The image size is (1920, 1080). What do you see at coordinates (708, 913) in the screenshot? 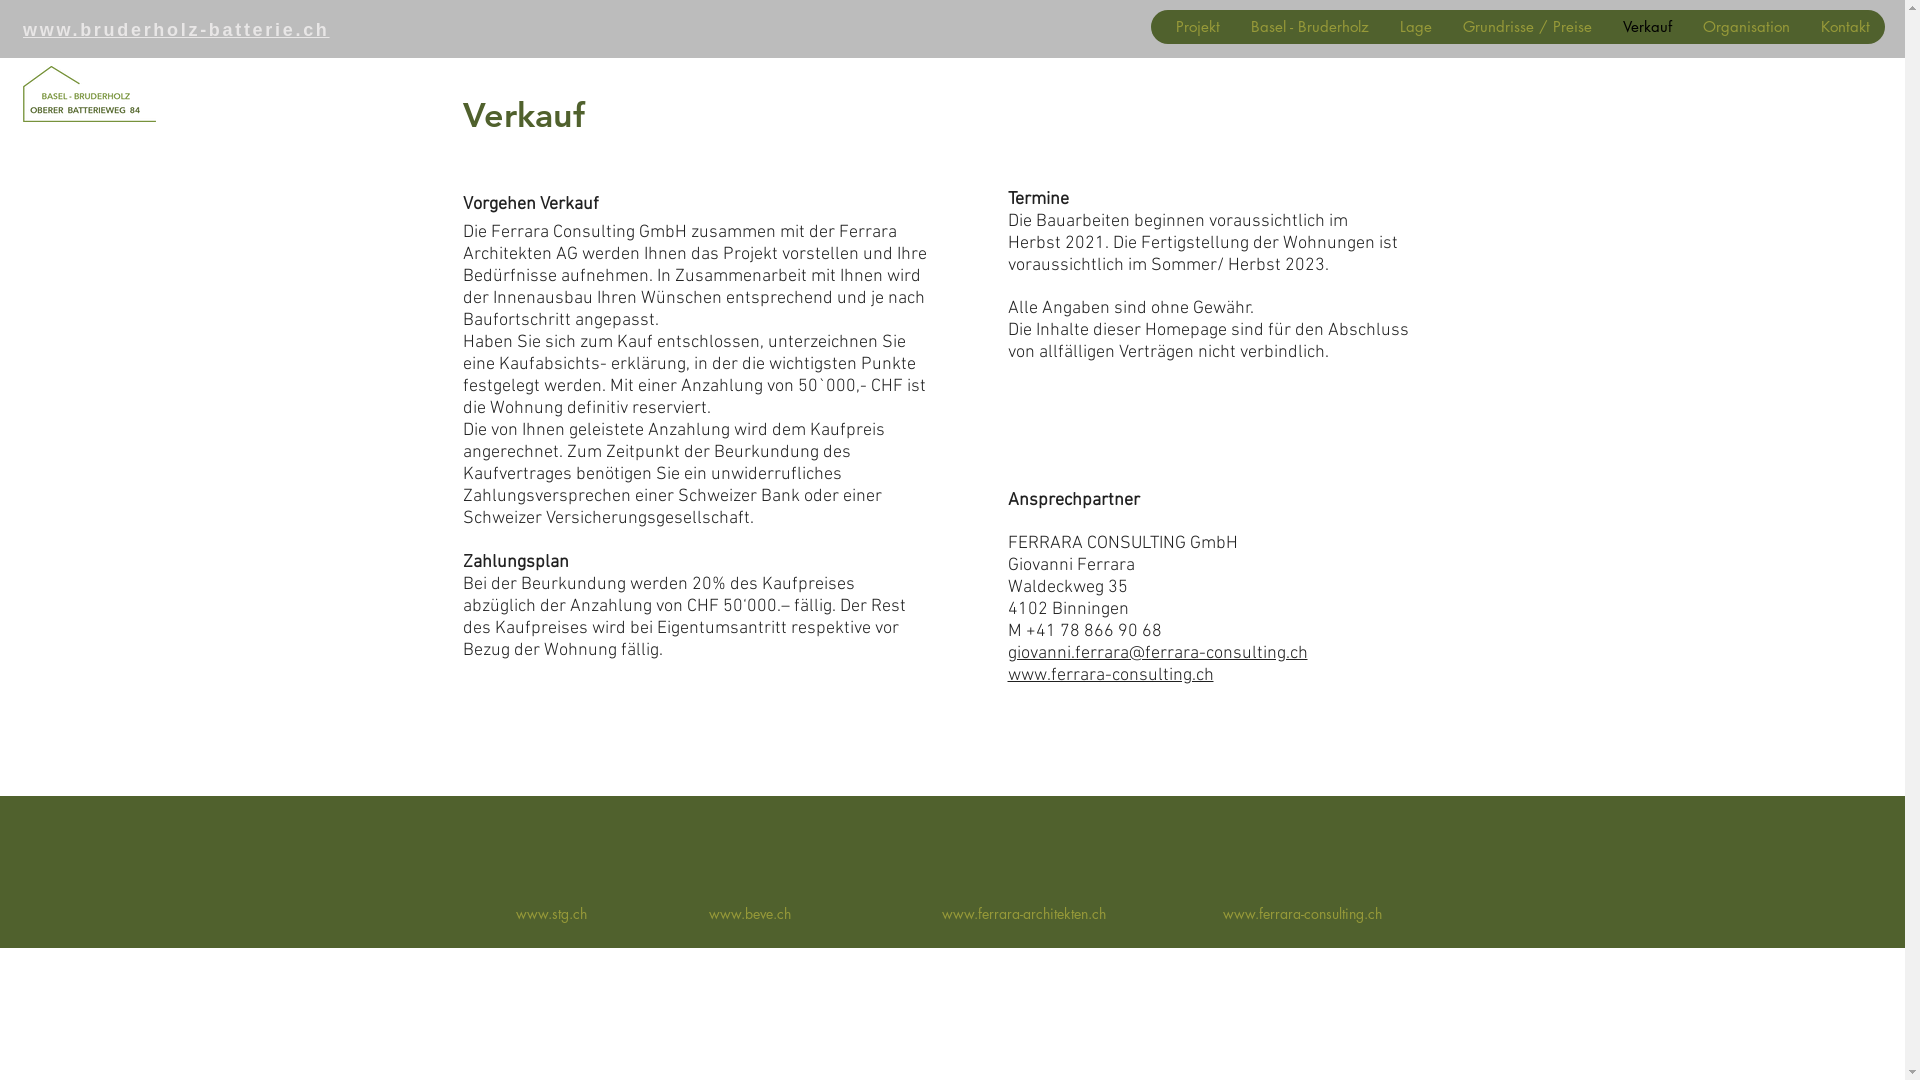
I see `'www.beve.ch'` at bounding box center [708, 913].